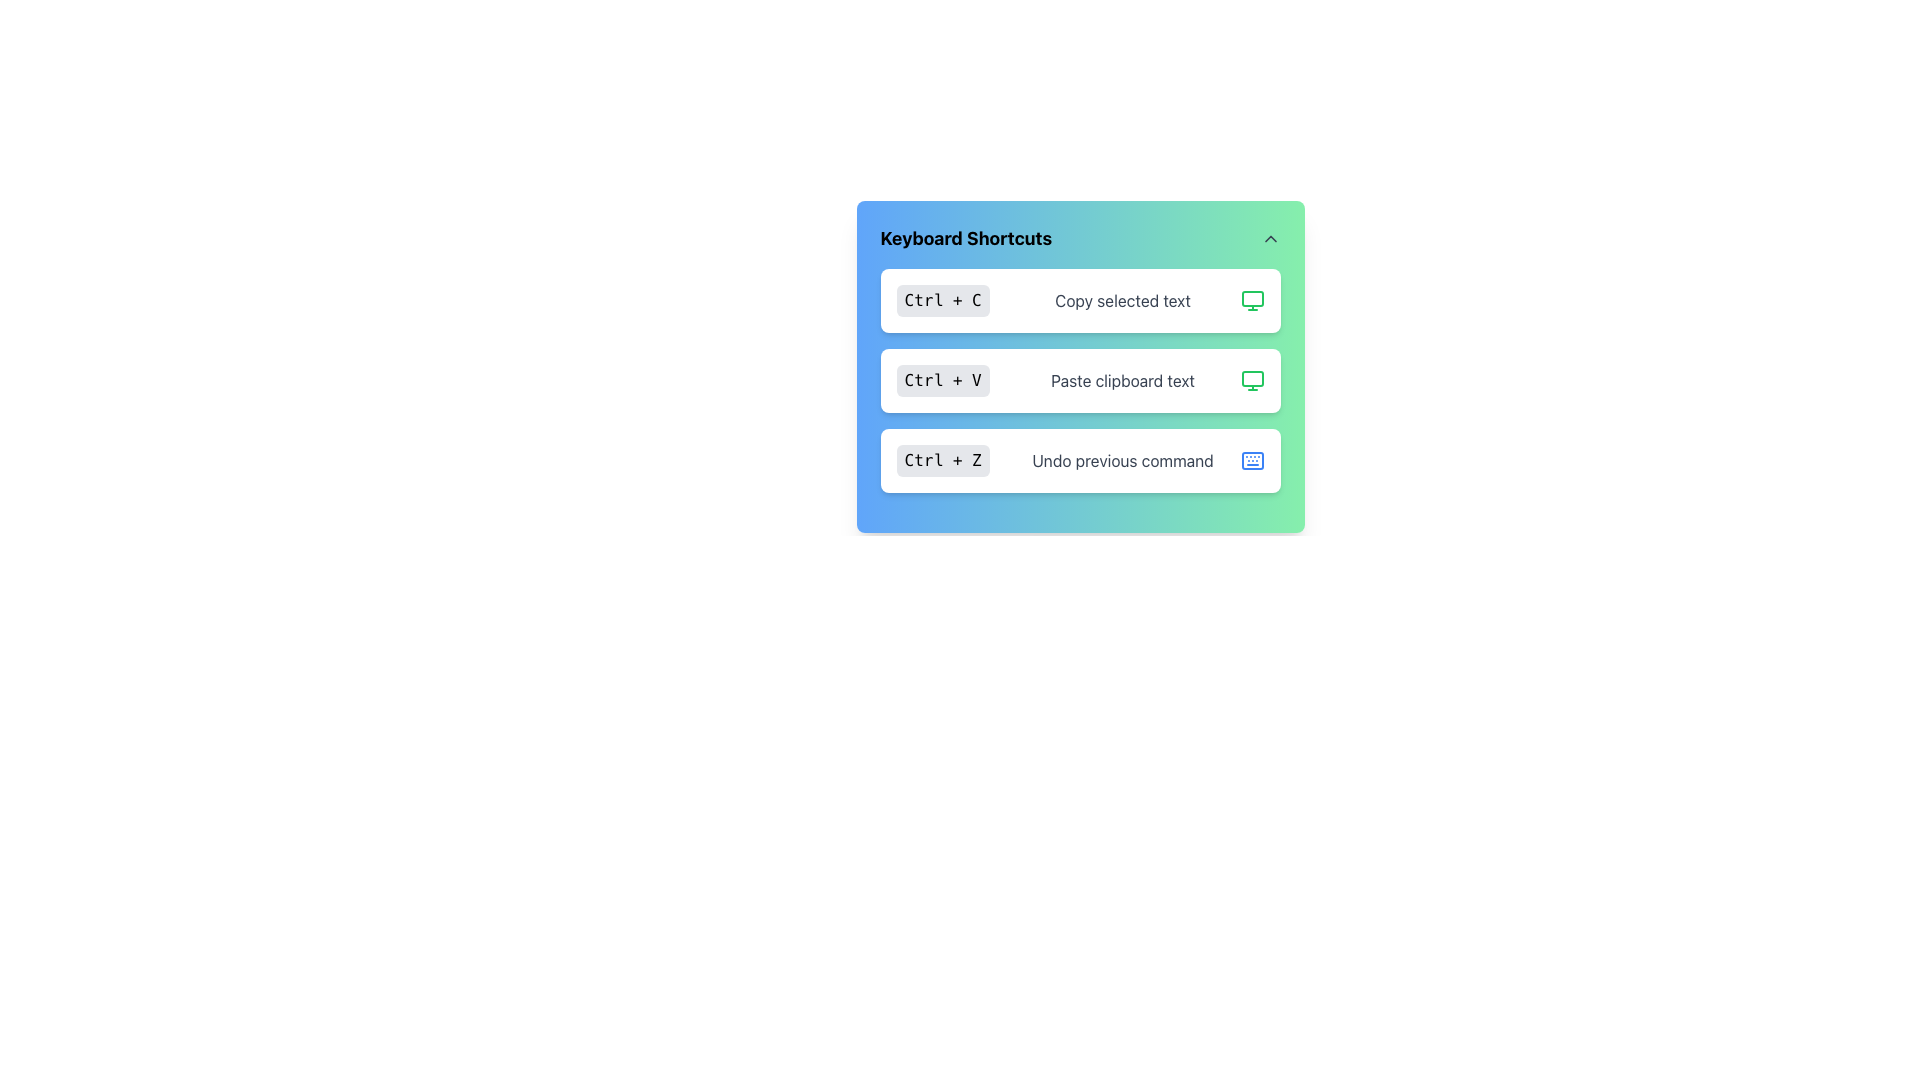  Describe the element at coordinates (1251, 461) in the screenshot. I see `the icon located at the far right of the row containing 'Ctrl + Z' and the description 'Undo previous command.' This icon is the third component from the left in the same row` at that location.